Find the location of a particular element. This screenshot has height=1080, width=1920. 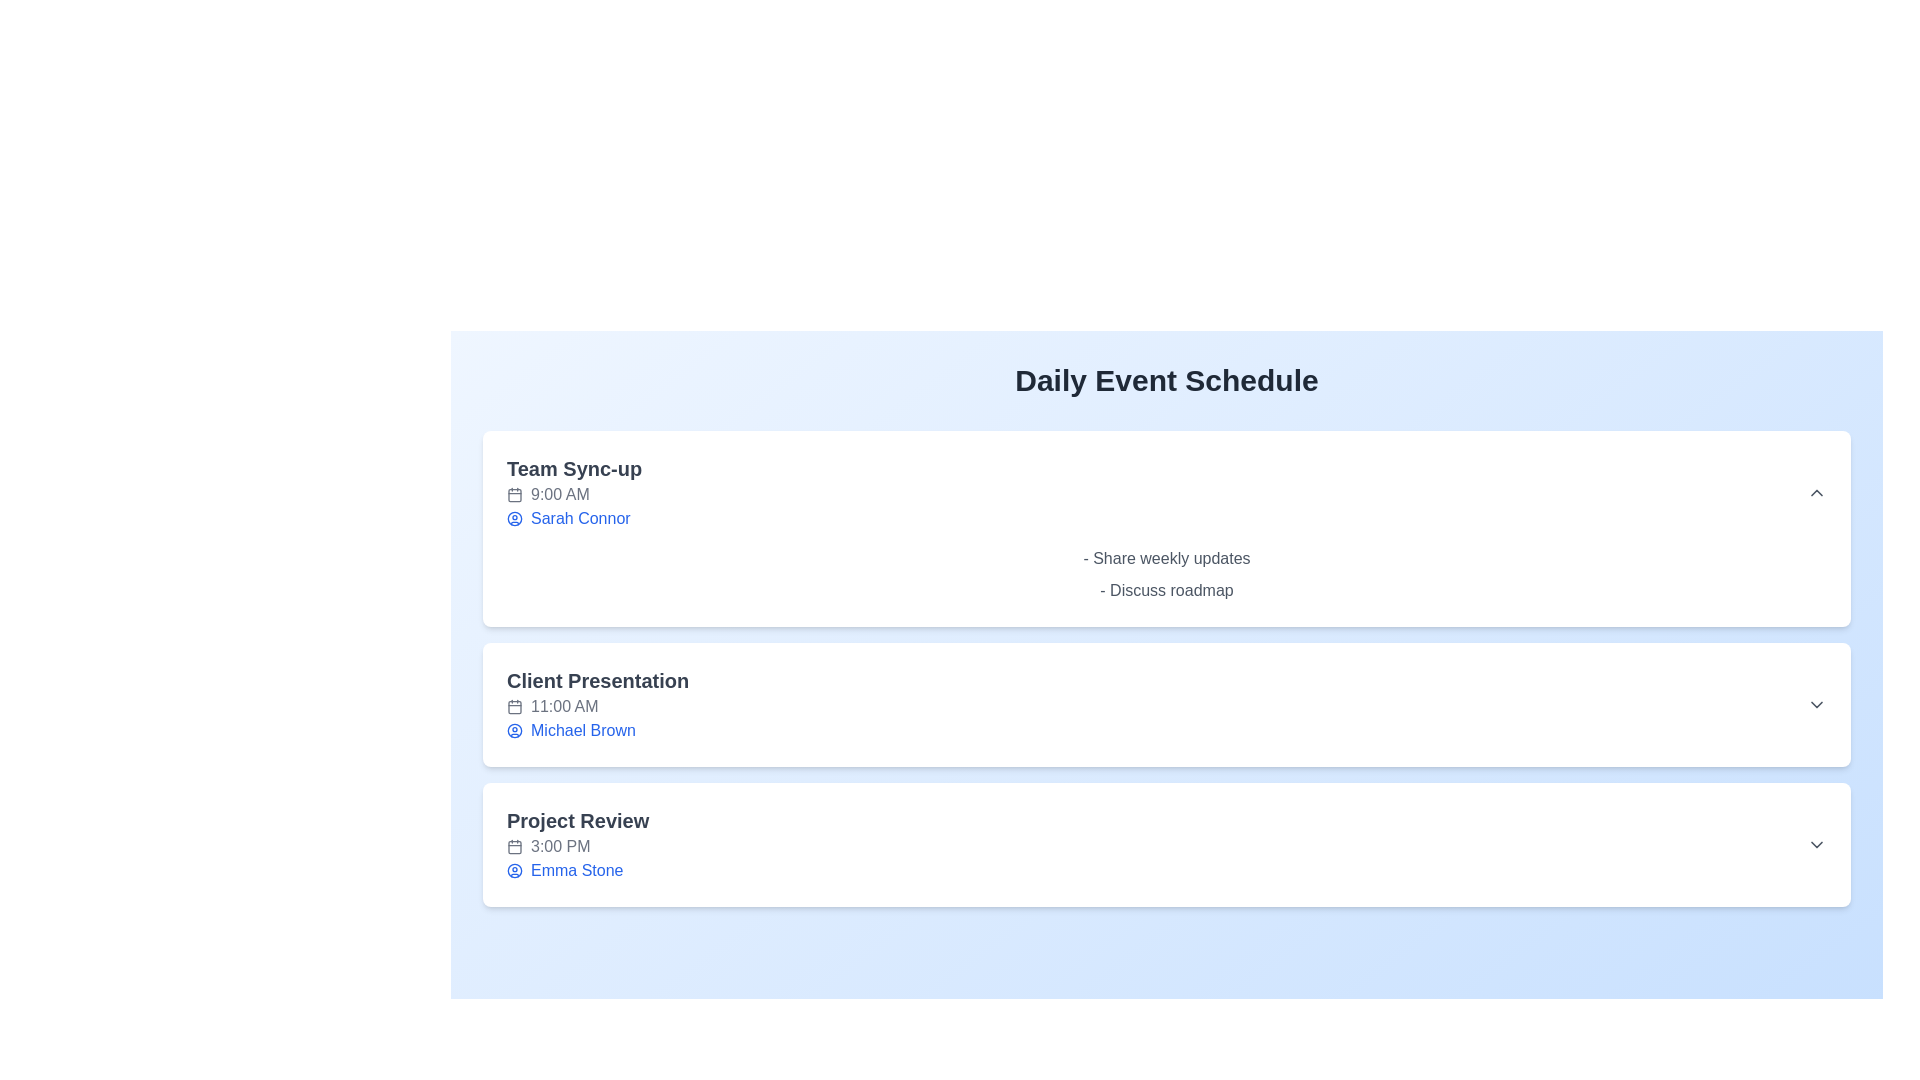

the calendar icon within the second event card labeled 'Client Presentation', which is styled with rounded corners and indicates an interactive feature is located at coordinates (514, 705).